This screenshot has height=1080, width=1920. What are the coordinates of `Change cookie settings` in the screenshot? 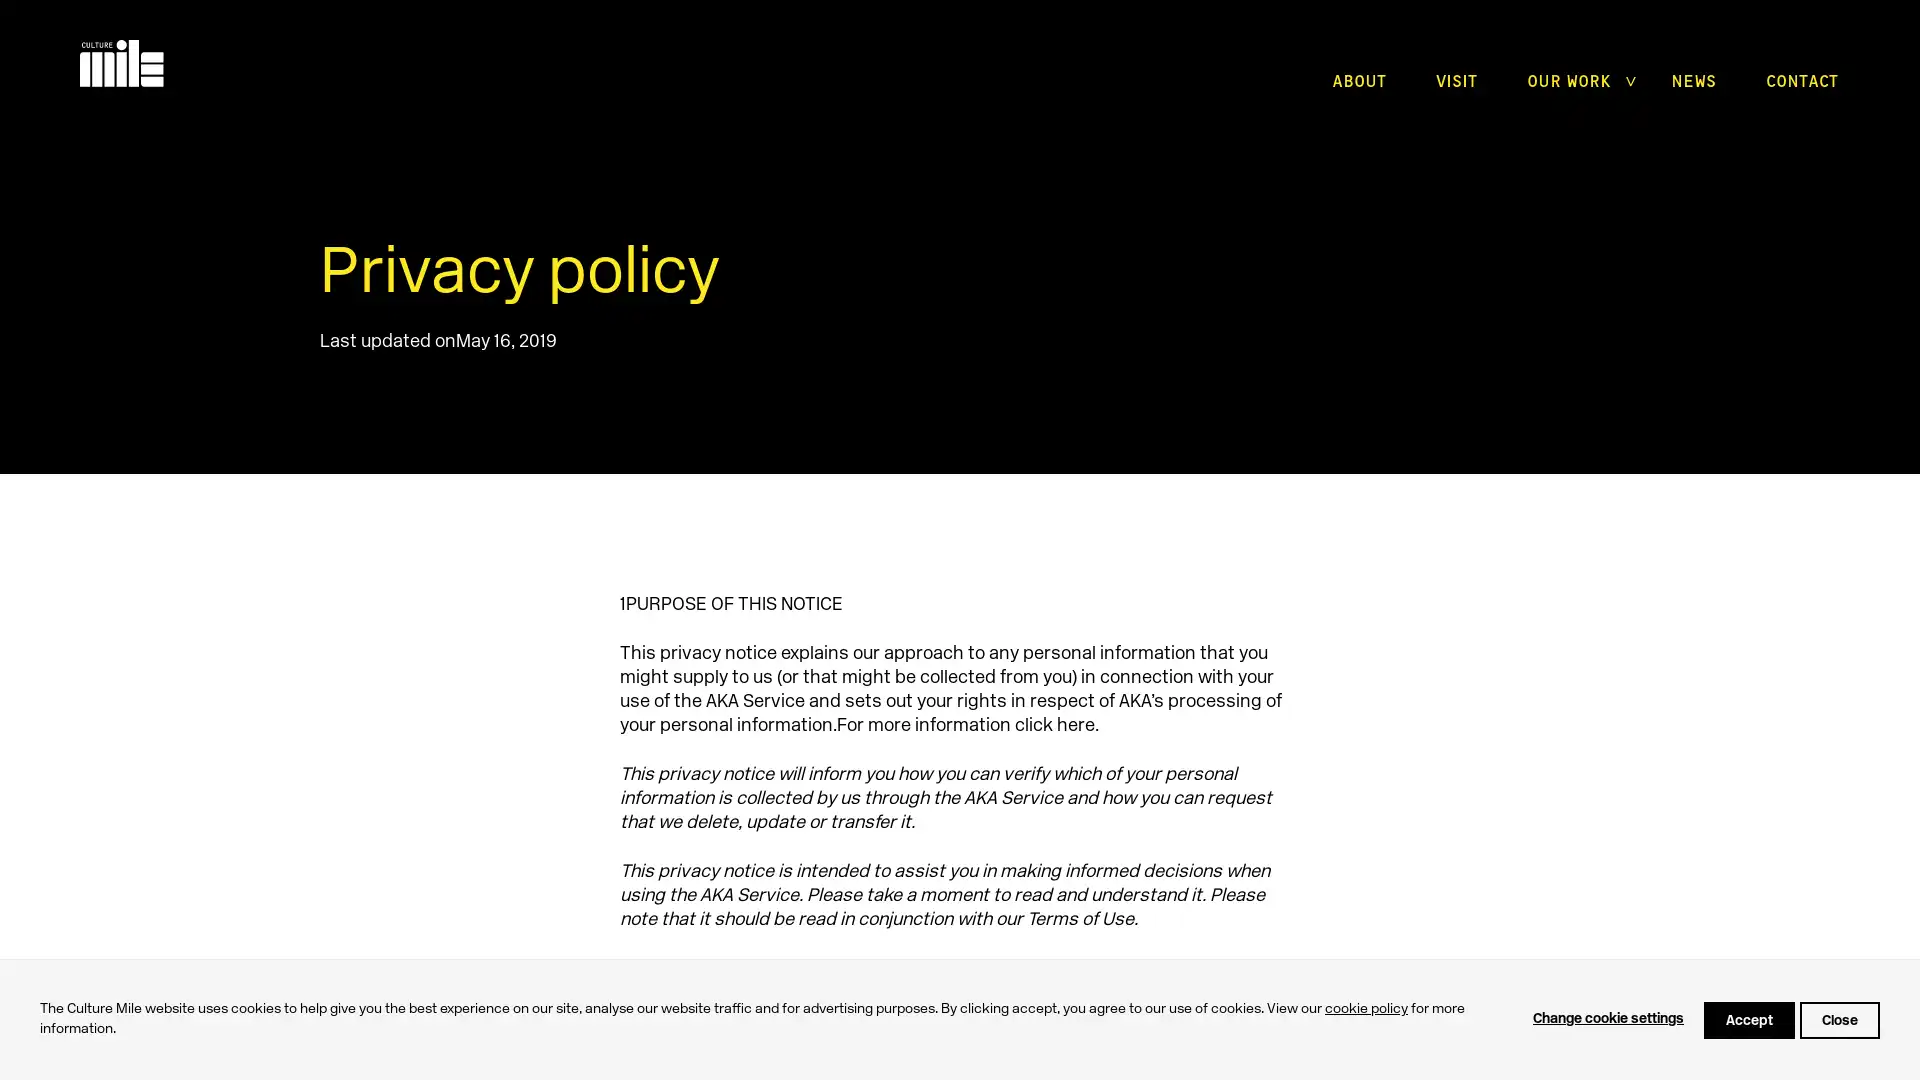 It's located at (1608, 1019).